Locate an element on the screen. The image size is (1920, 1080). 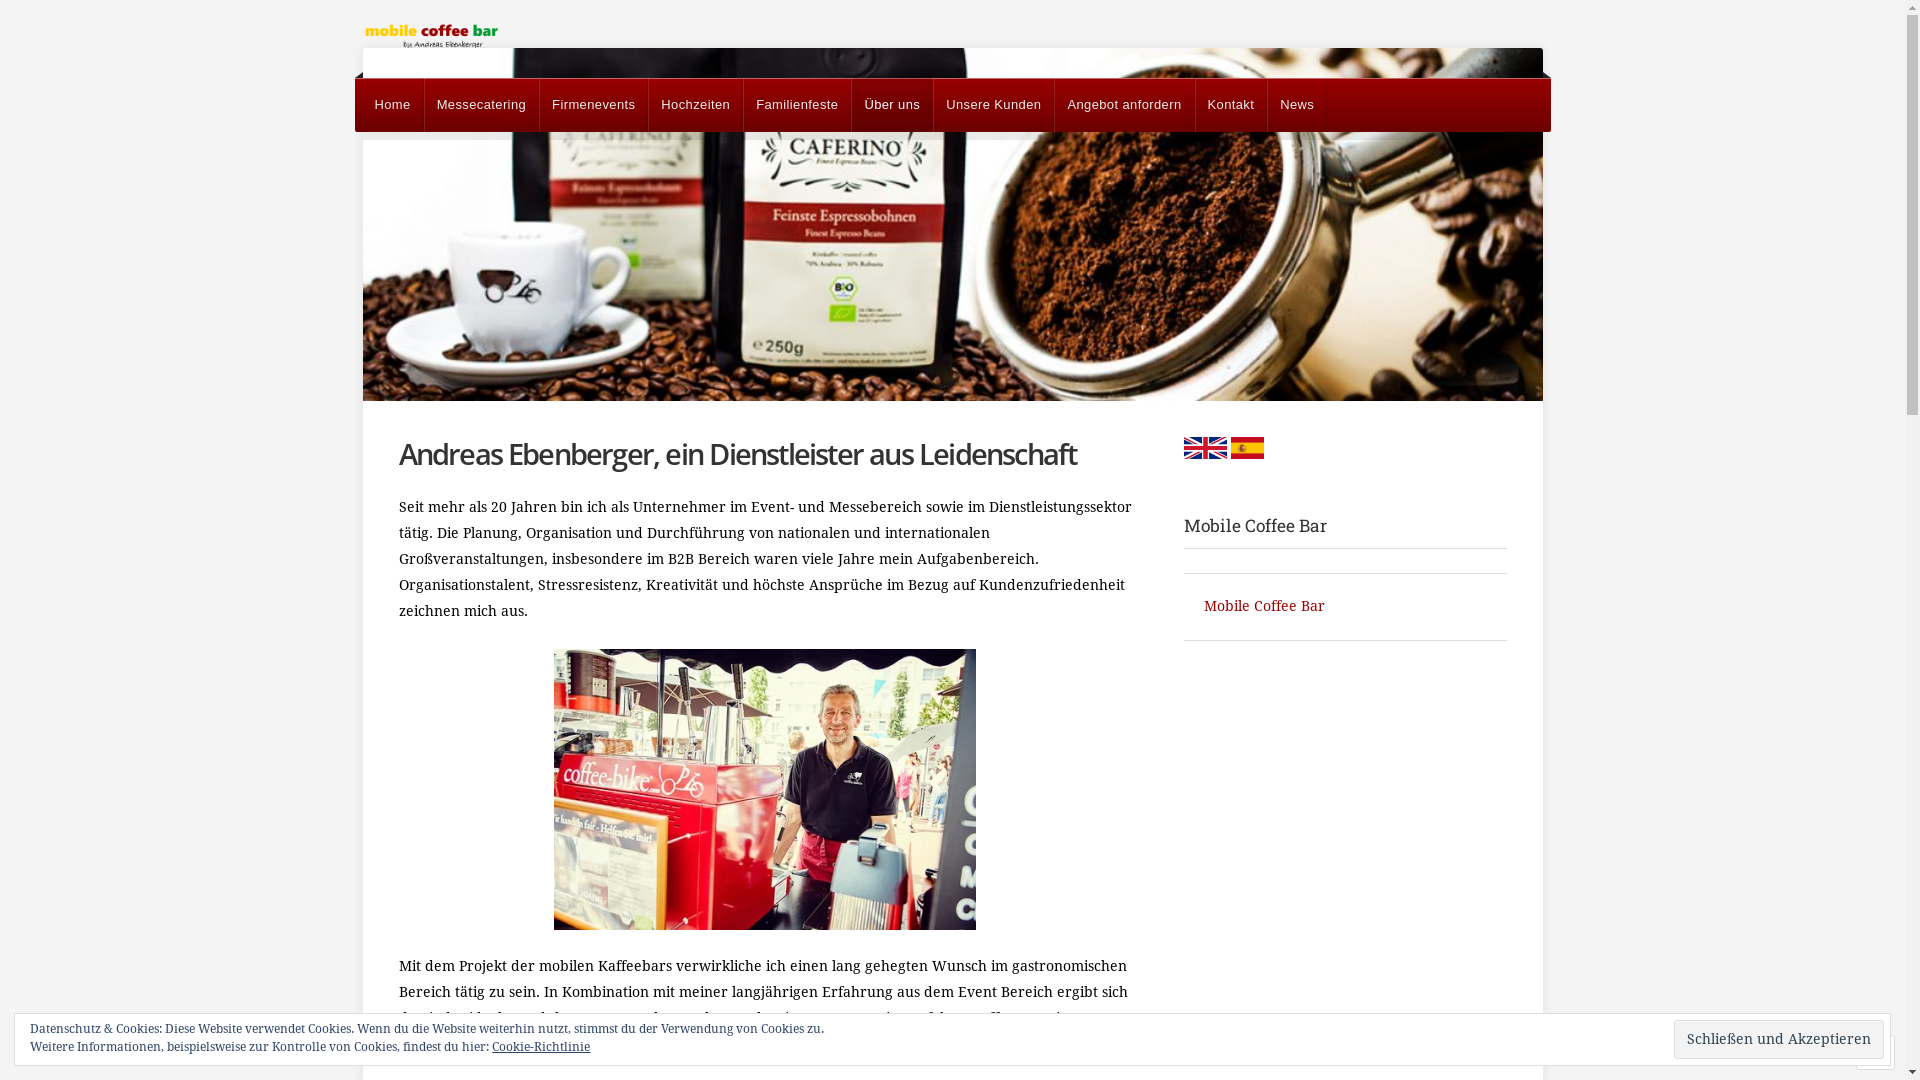
'Unsere Kunden' is located at coordinates (993, 104).